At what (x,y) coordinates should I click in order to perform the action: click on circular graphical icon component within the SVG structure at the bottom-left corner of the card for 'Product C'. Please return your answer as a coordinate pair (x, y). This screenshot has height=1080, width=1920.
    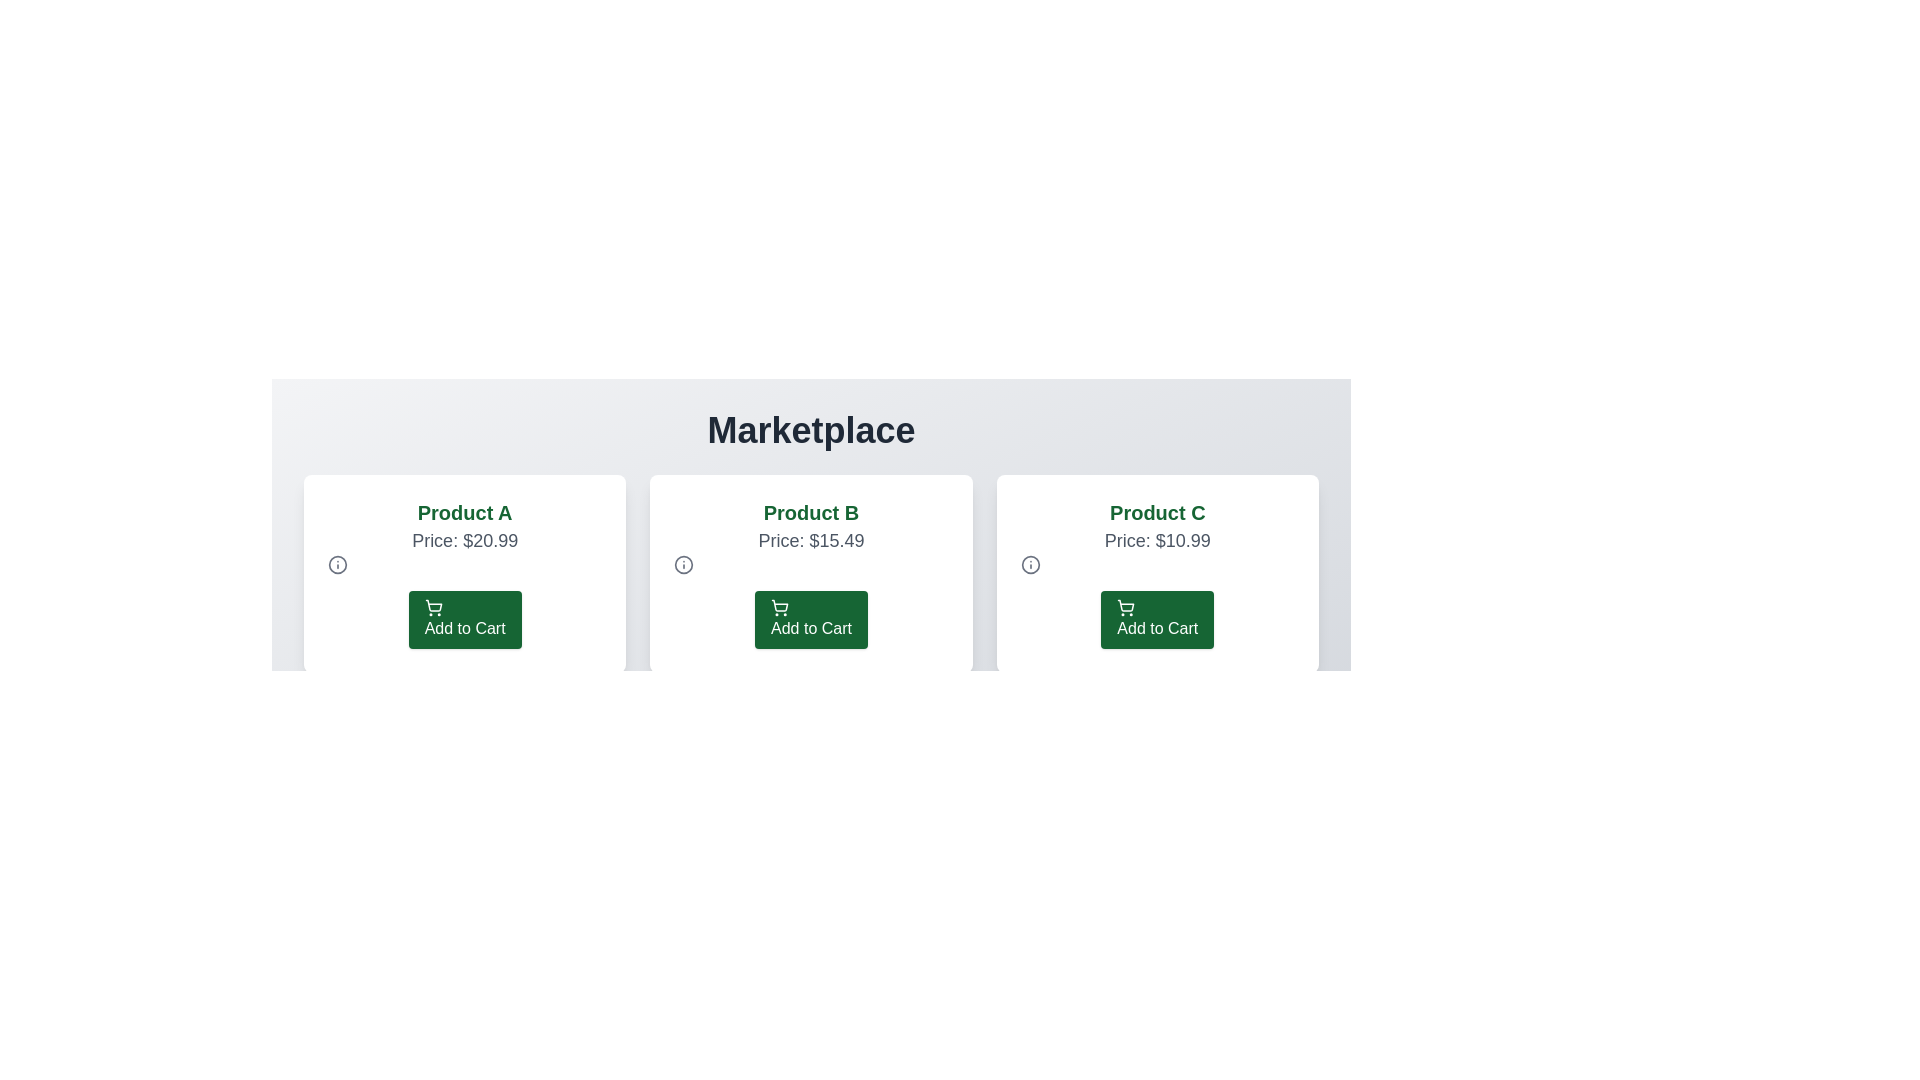
    Looking at the image, I should click on (1030, 564).